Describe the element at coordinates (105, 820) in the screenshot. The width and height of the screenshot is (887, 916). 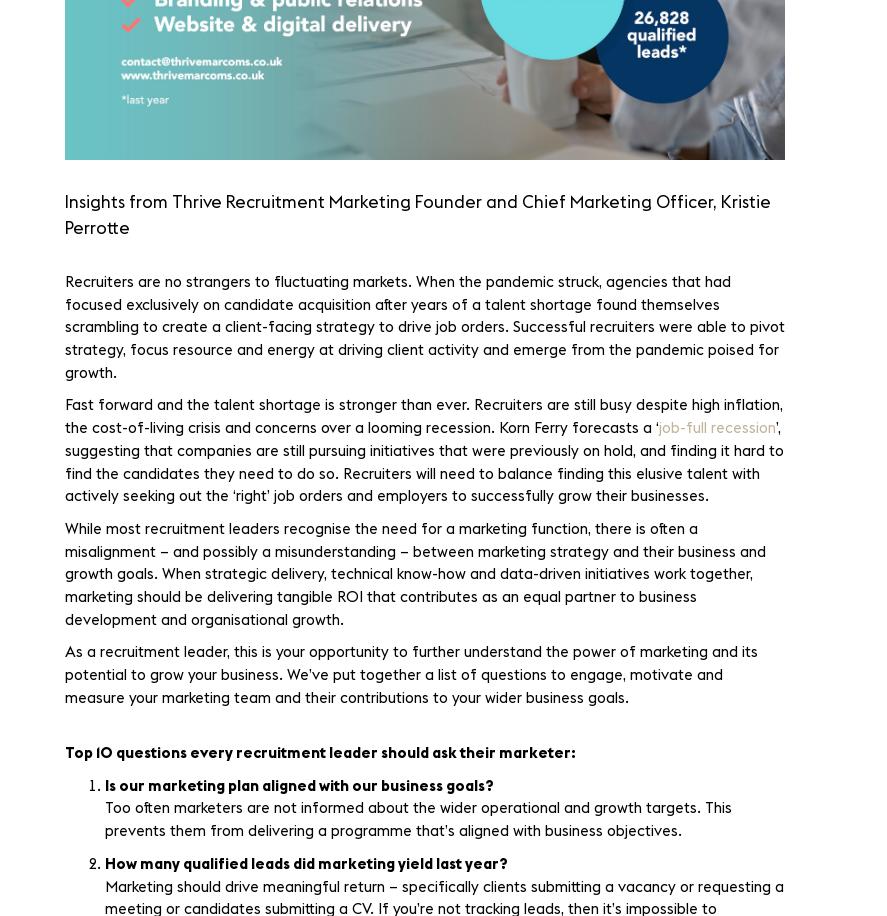
I see `'Too often marketers are not informed about the wider operational and growth targets. This prevents them from delivering a programme that’s aligned with business objectives.'` at that location.